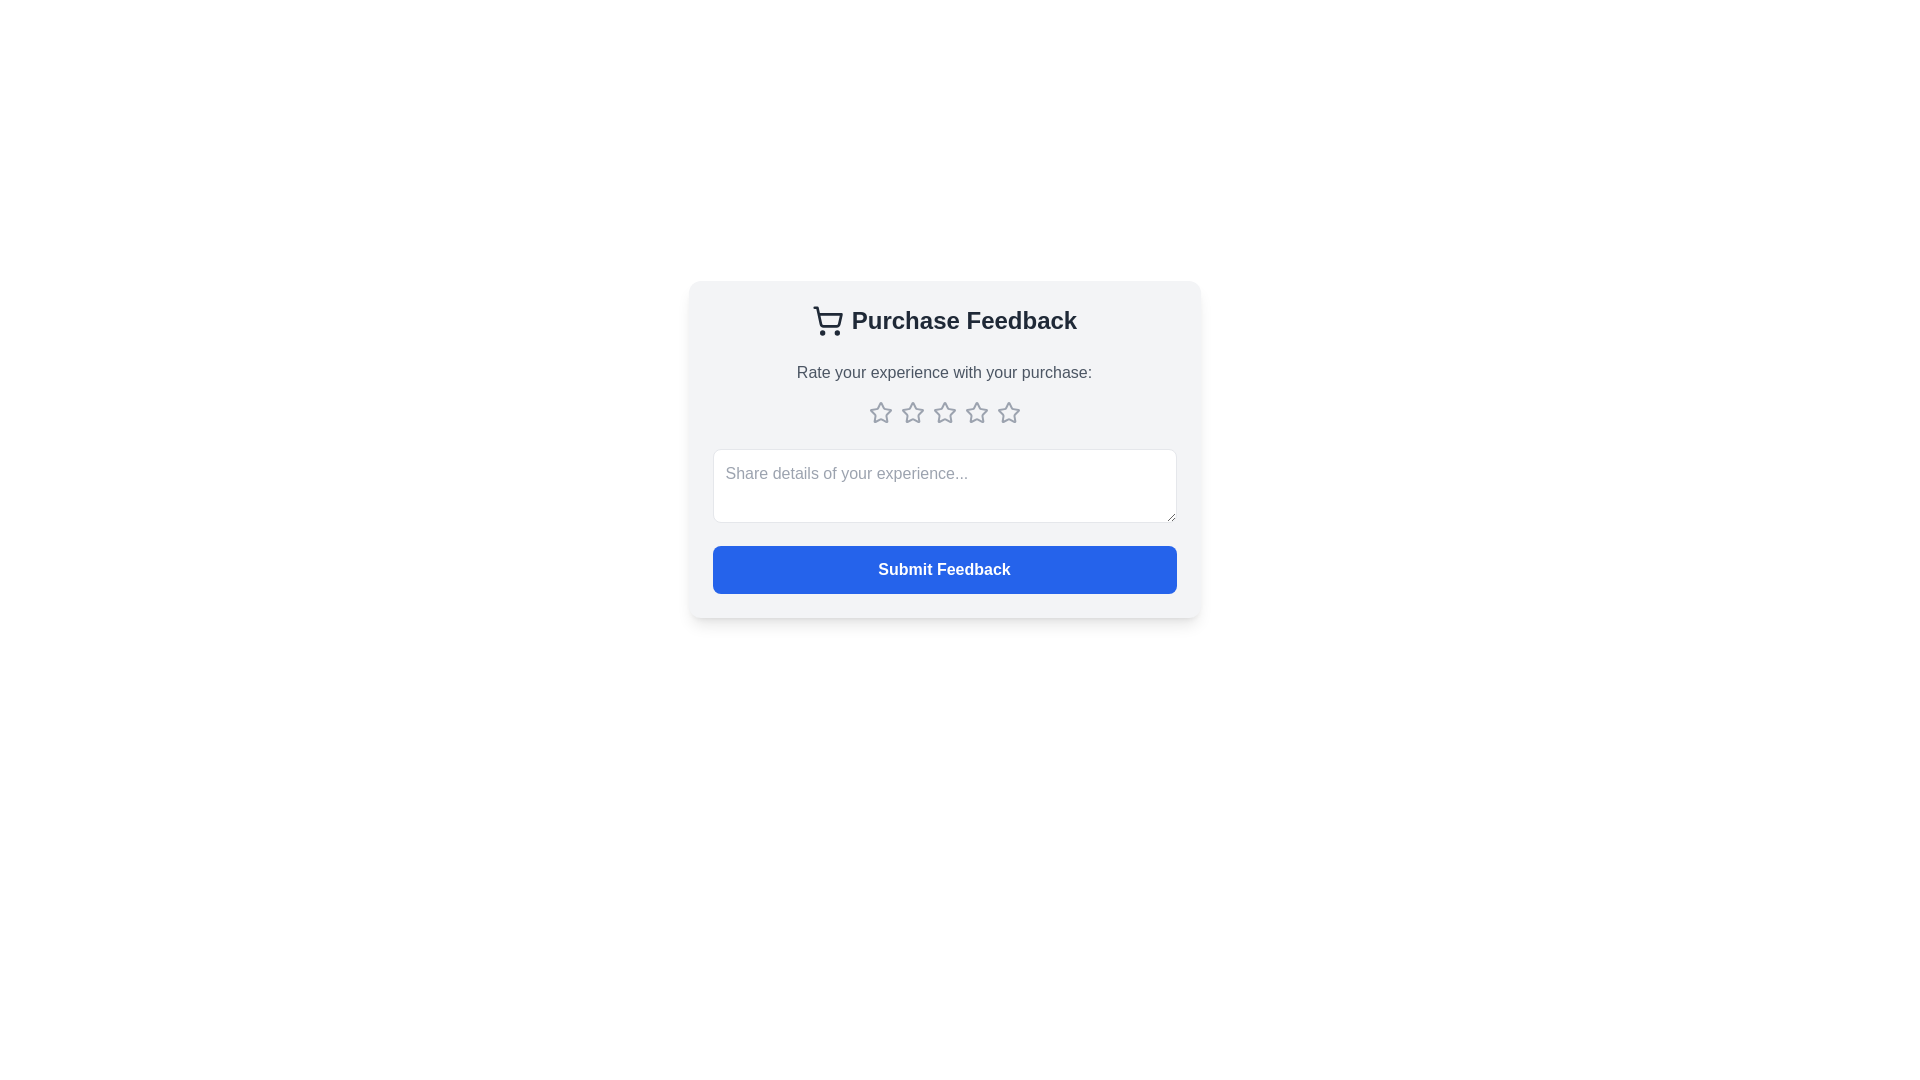  I want to click on the second star-shaped rating icon in the feedback form, so click(911, 411).